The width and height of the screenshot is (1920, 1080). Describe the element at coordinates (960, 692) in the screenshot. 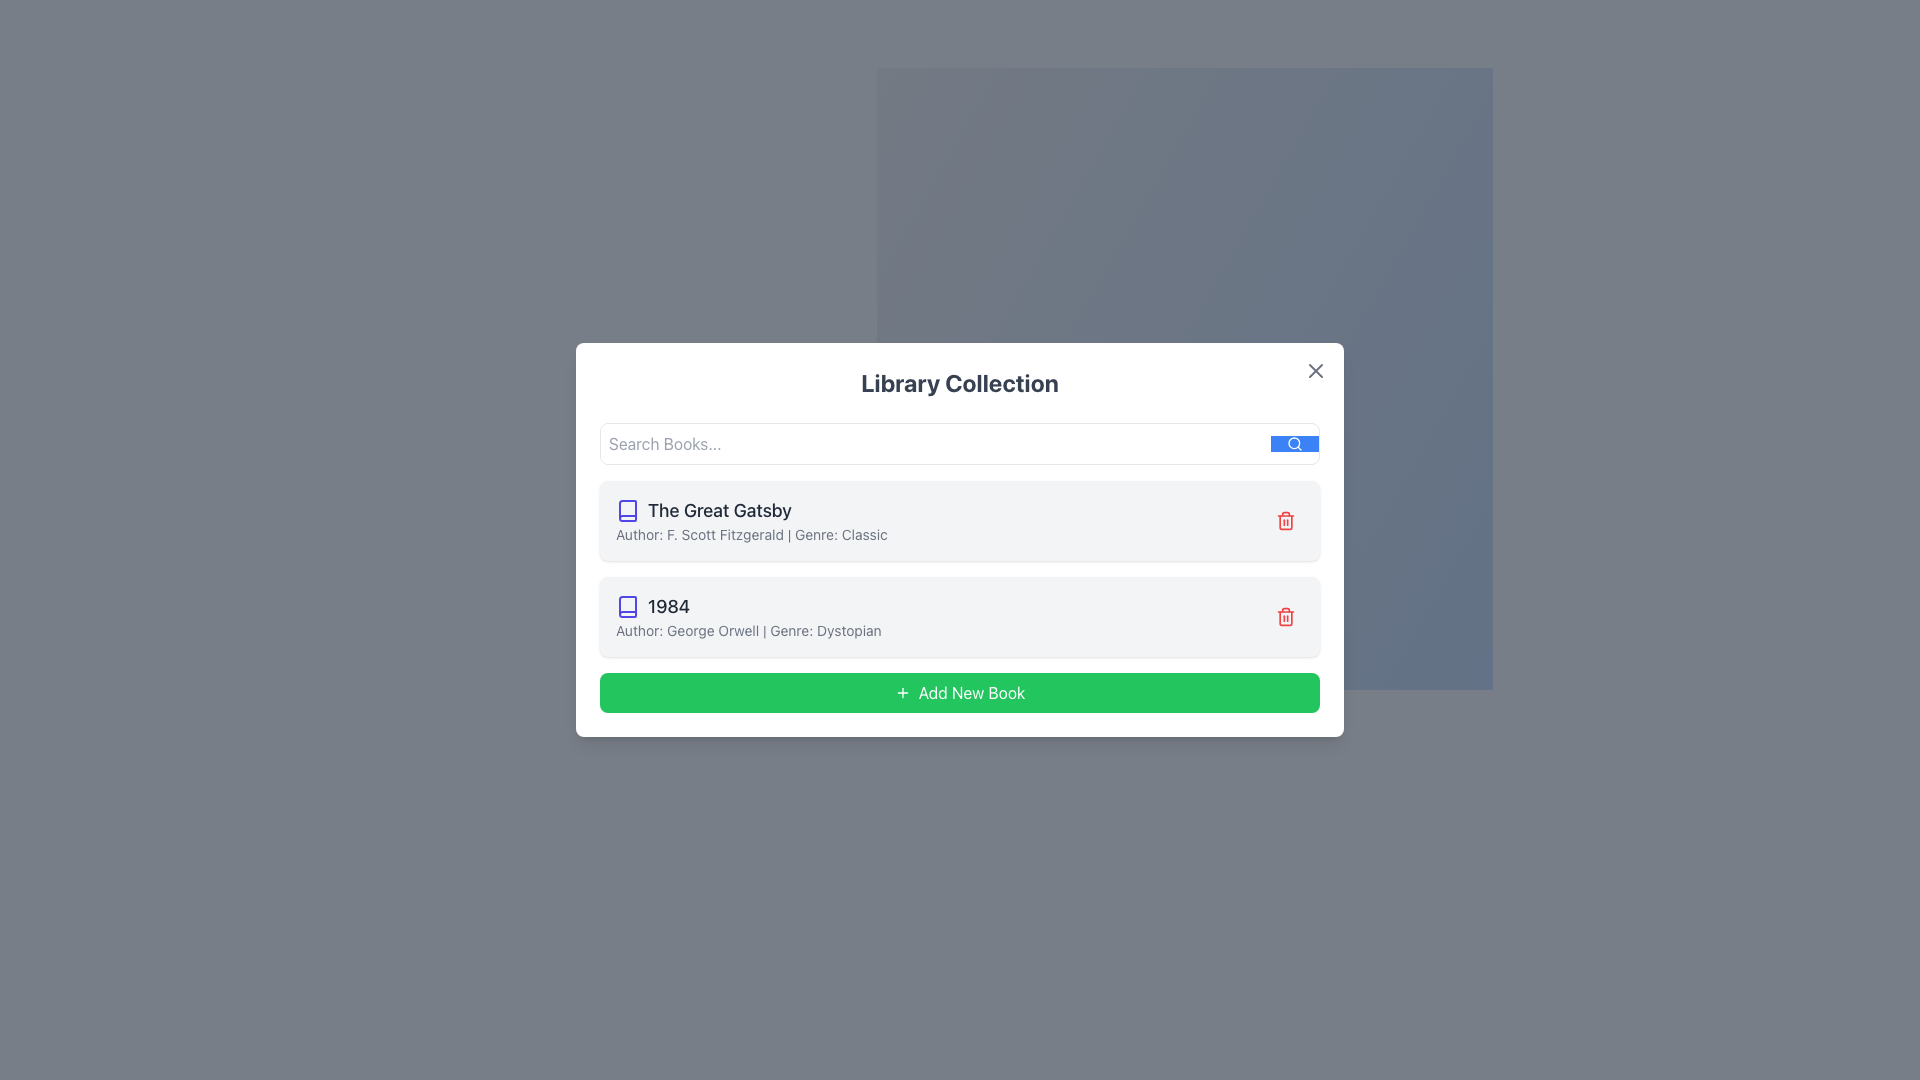

I see `the horizontally elongated rectangular button with a green background and white text that reads 'Add New Book', located at the bottom of the 'Library Collection' modal window` at that location.